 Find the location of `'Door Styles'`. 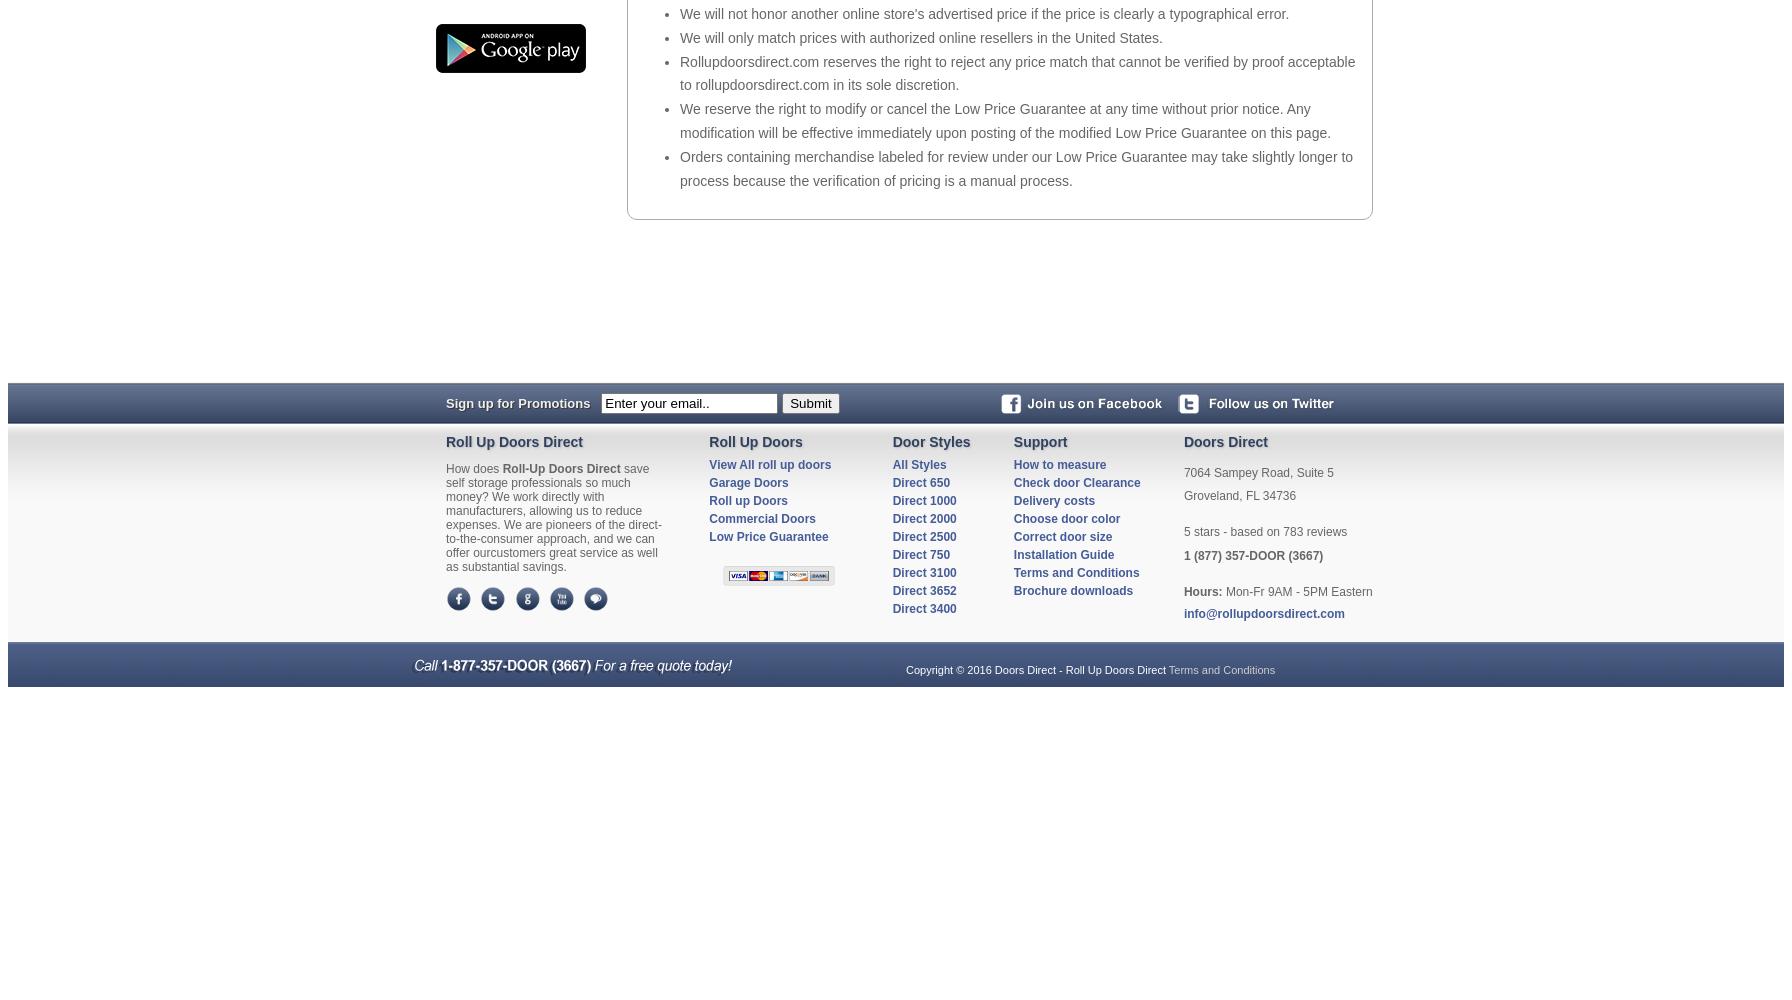

'Door Styles' is located at coordinates (930, 440).